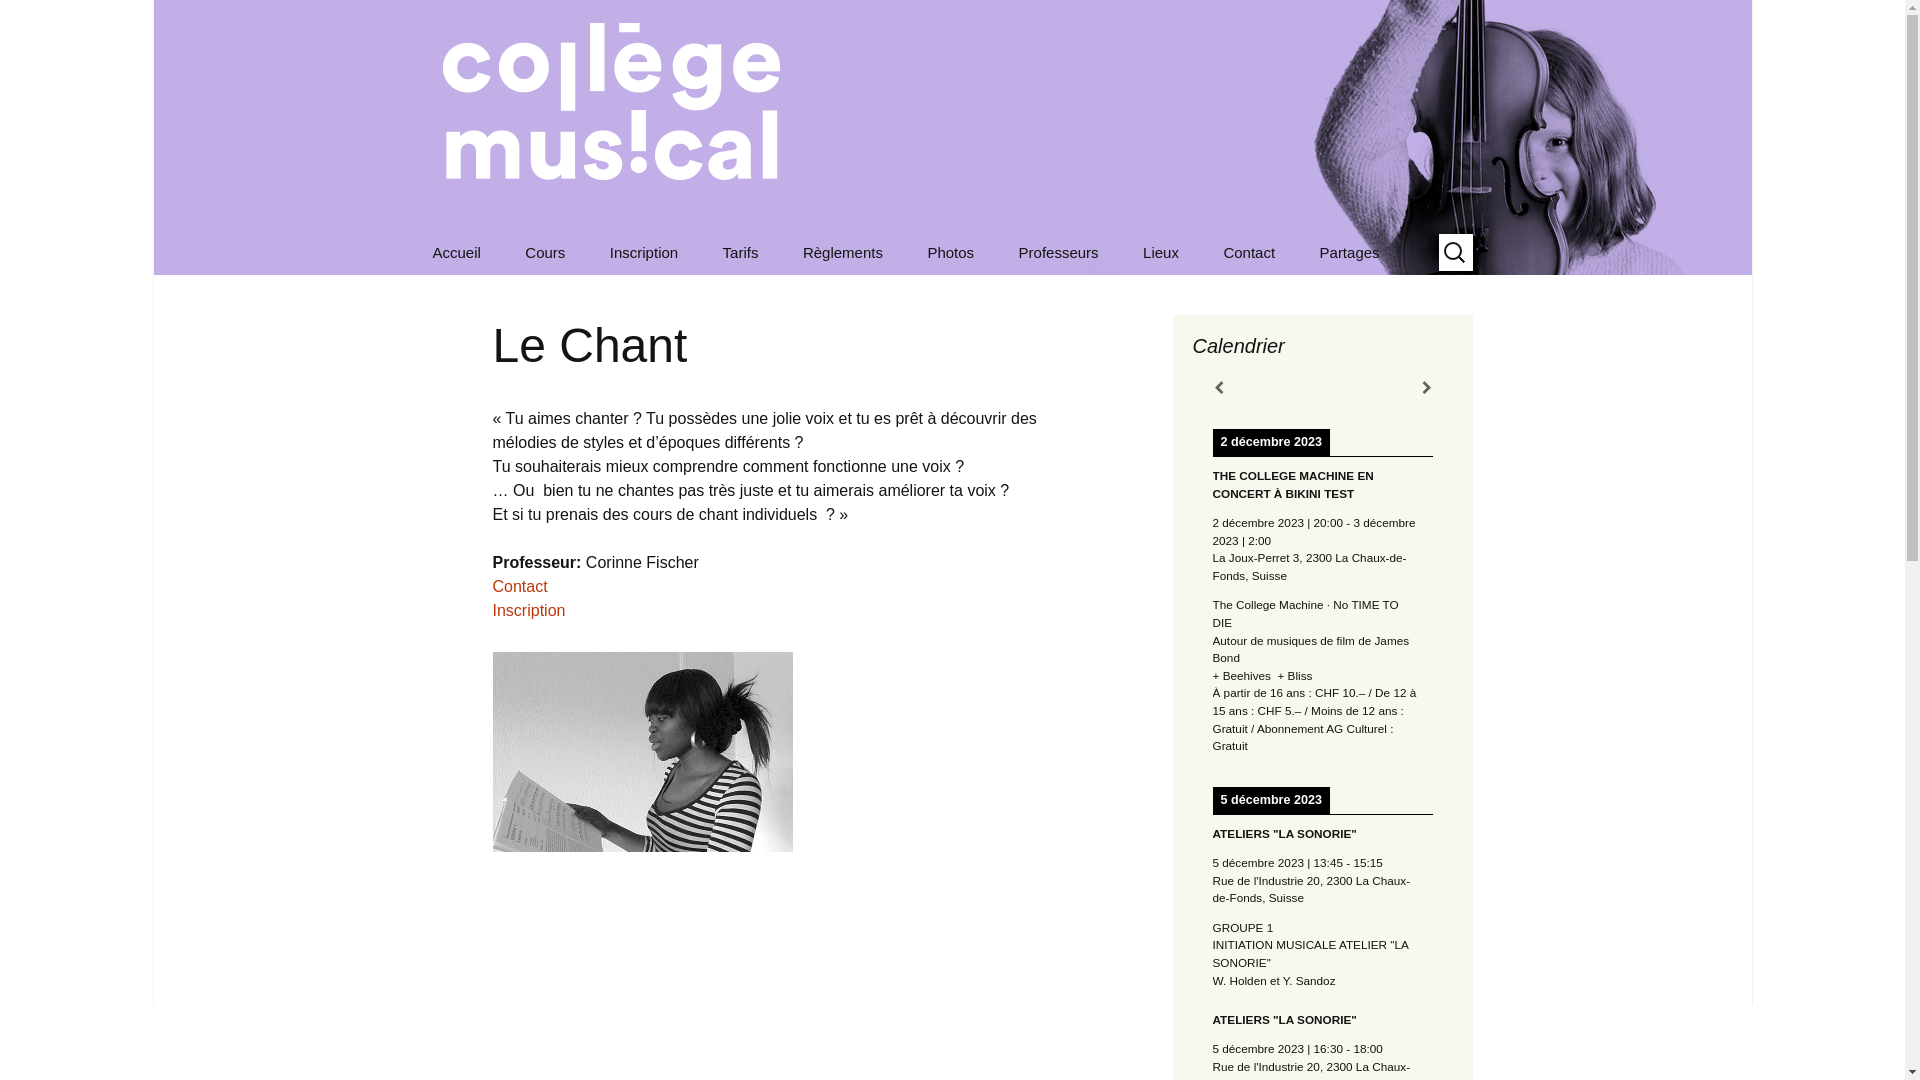 The height and width of the screenshot is (1080, 1920). What do you see at coordinates (643, 251) in the screenshot?
I see `'Inscription'` at bounding box center [643, 251].